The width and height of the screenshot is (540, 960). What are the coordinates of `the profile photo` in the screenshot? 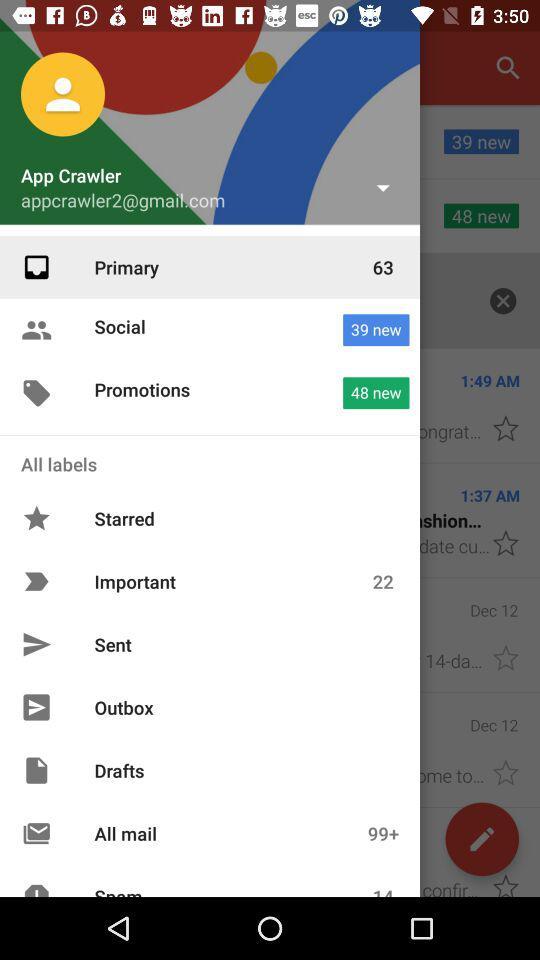 It's located at (63, 95).